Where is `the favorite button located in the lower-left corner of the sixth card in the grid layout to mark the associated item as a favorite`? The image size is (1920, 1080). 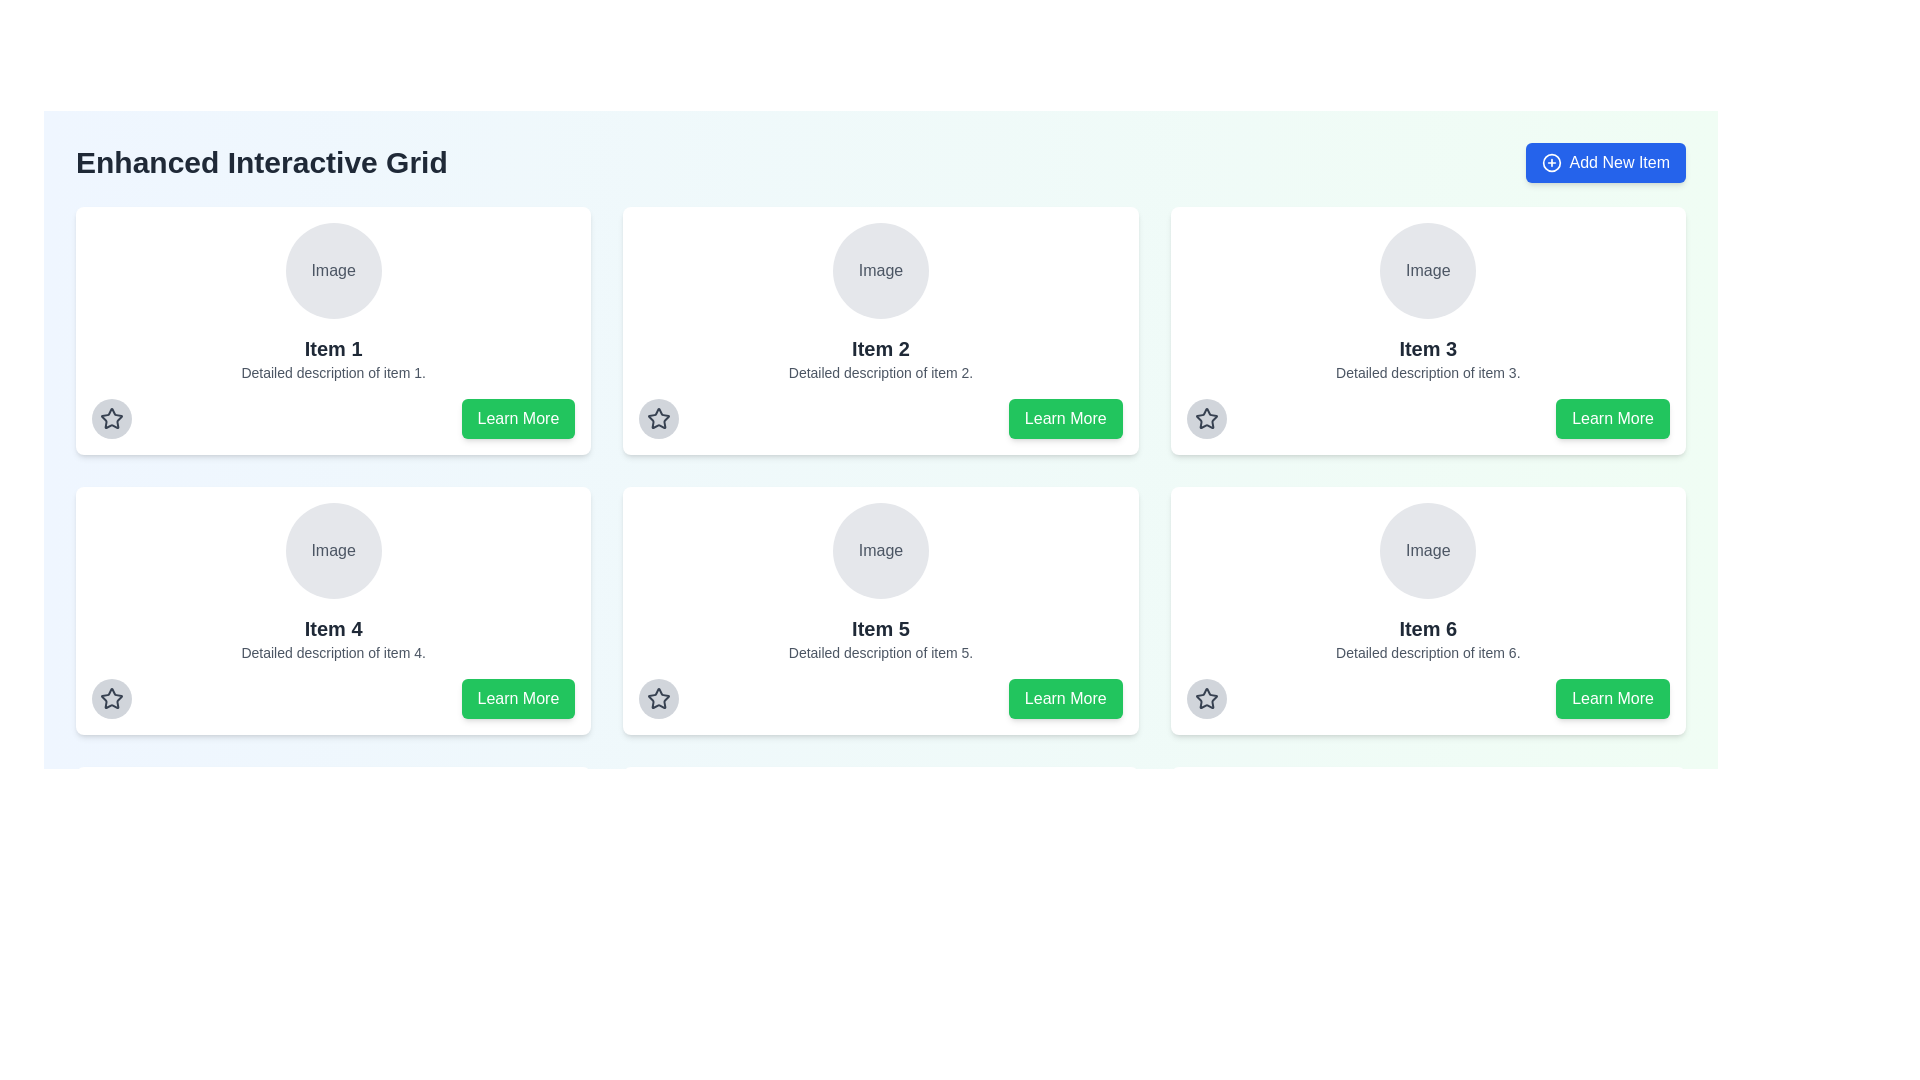
the favorite button located in the lower-left corner of the sixth card in the grid layout to mark the associated item as a favorite is located at coordinates (1205, 697).